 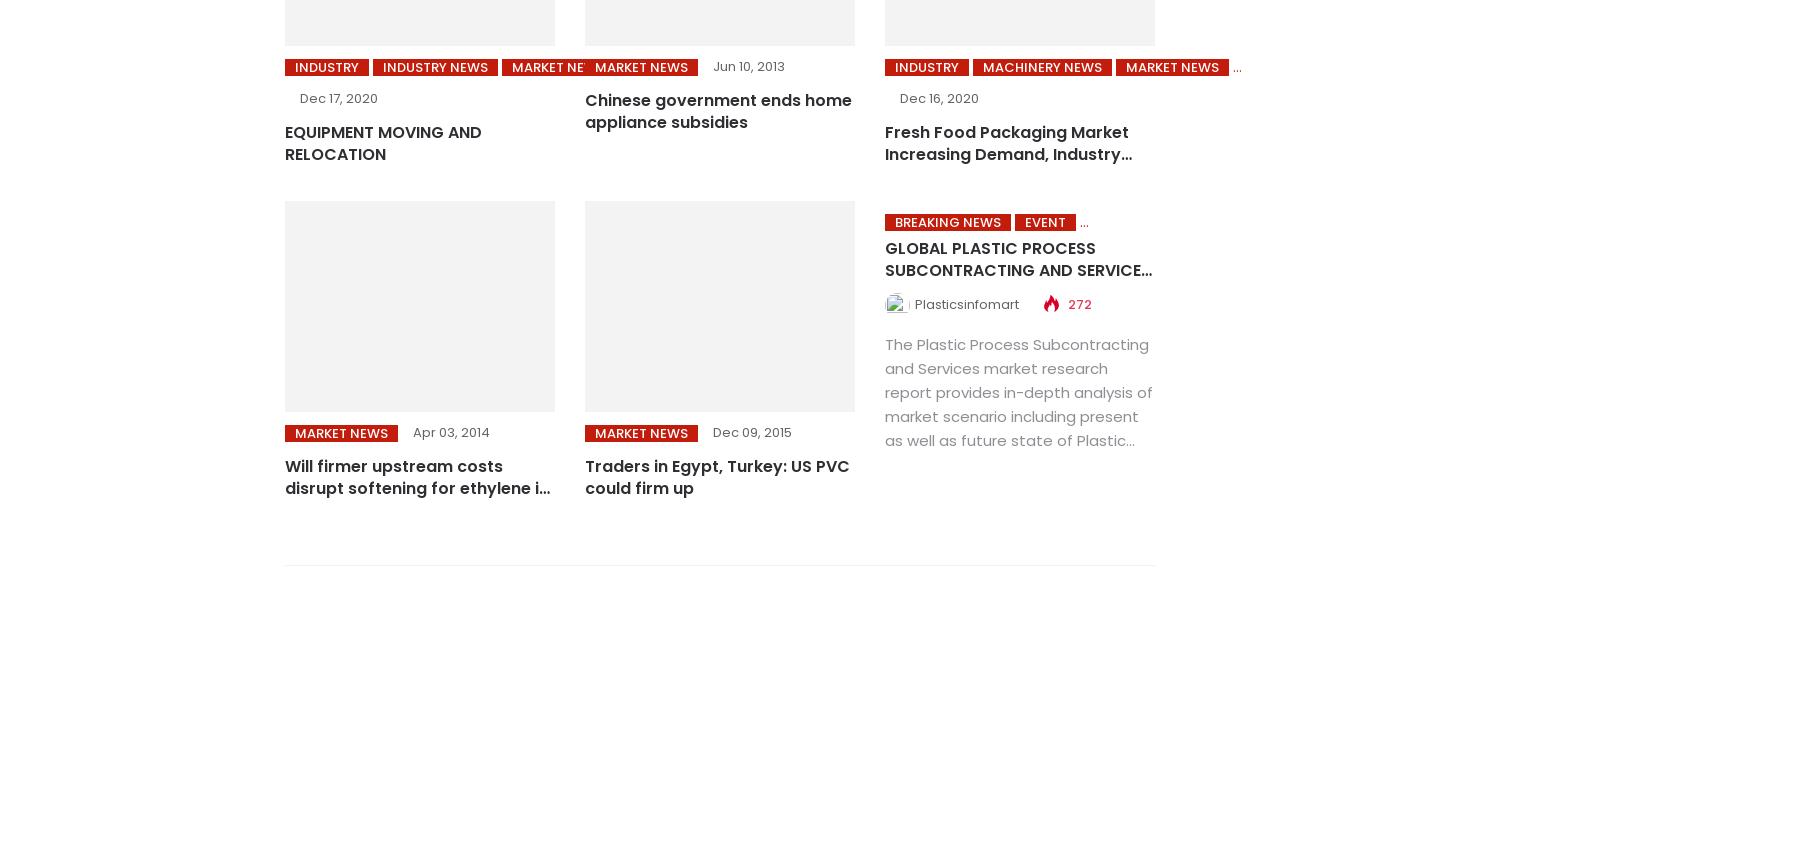 I want to click on 'EQUIPMENT MOVING AND RELOCATION', so click(x=383, y=142).